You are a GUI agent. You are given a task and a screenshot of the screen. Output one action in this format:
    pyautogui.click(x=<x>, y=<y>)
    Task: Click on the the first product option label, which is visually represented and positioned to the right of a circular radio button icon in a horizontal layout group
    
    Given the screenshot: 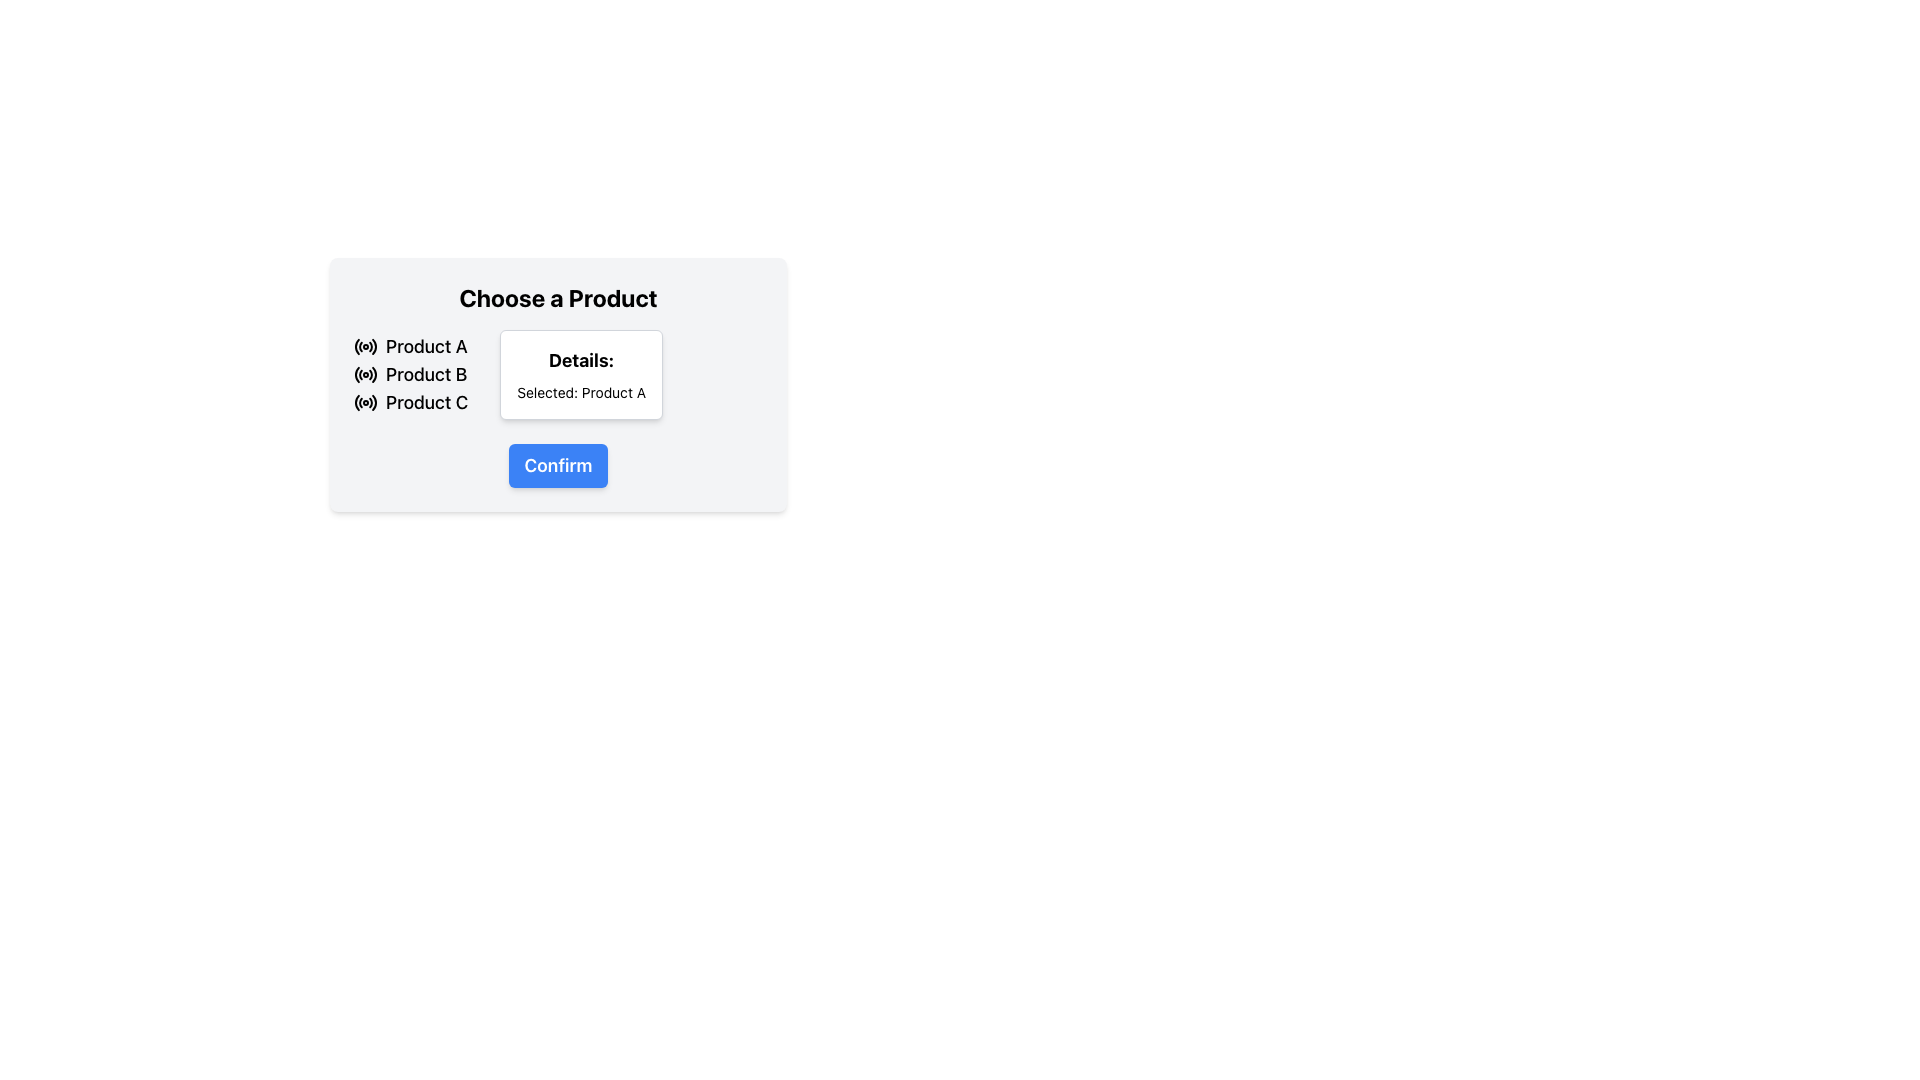 What is the action you would take?
    pyautogui.click(x=425, y=346)
    